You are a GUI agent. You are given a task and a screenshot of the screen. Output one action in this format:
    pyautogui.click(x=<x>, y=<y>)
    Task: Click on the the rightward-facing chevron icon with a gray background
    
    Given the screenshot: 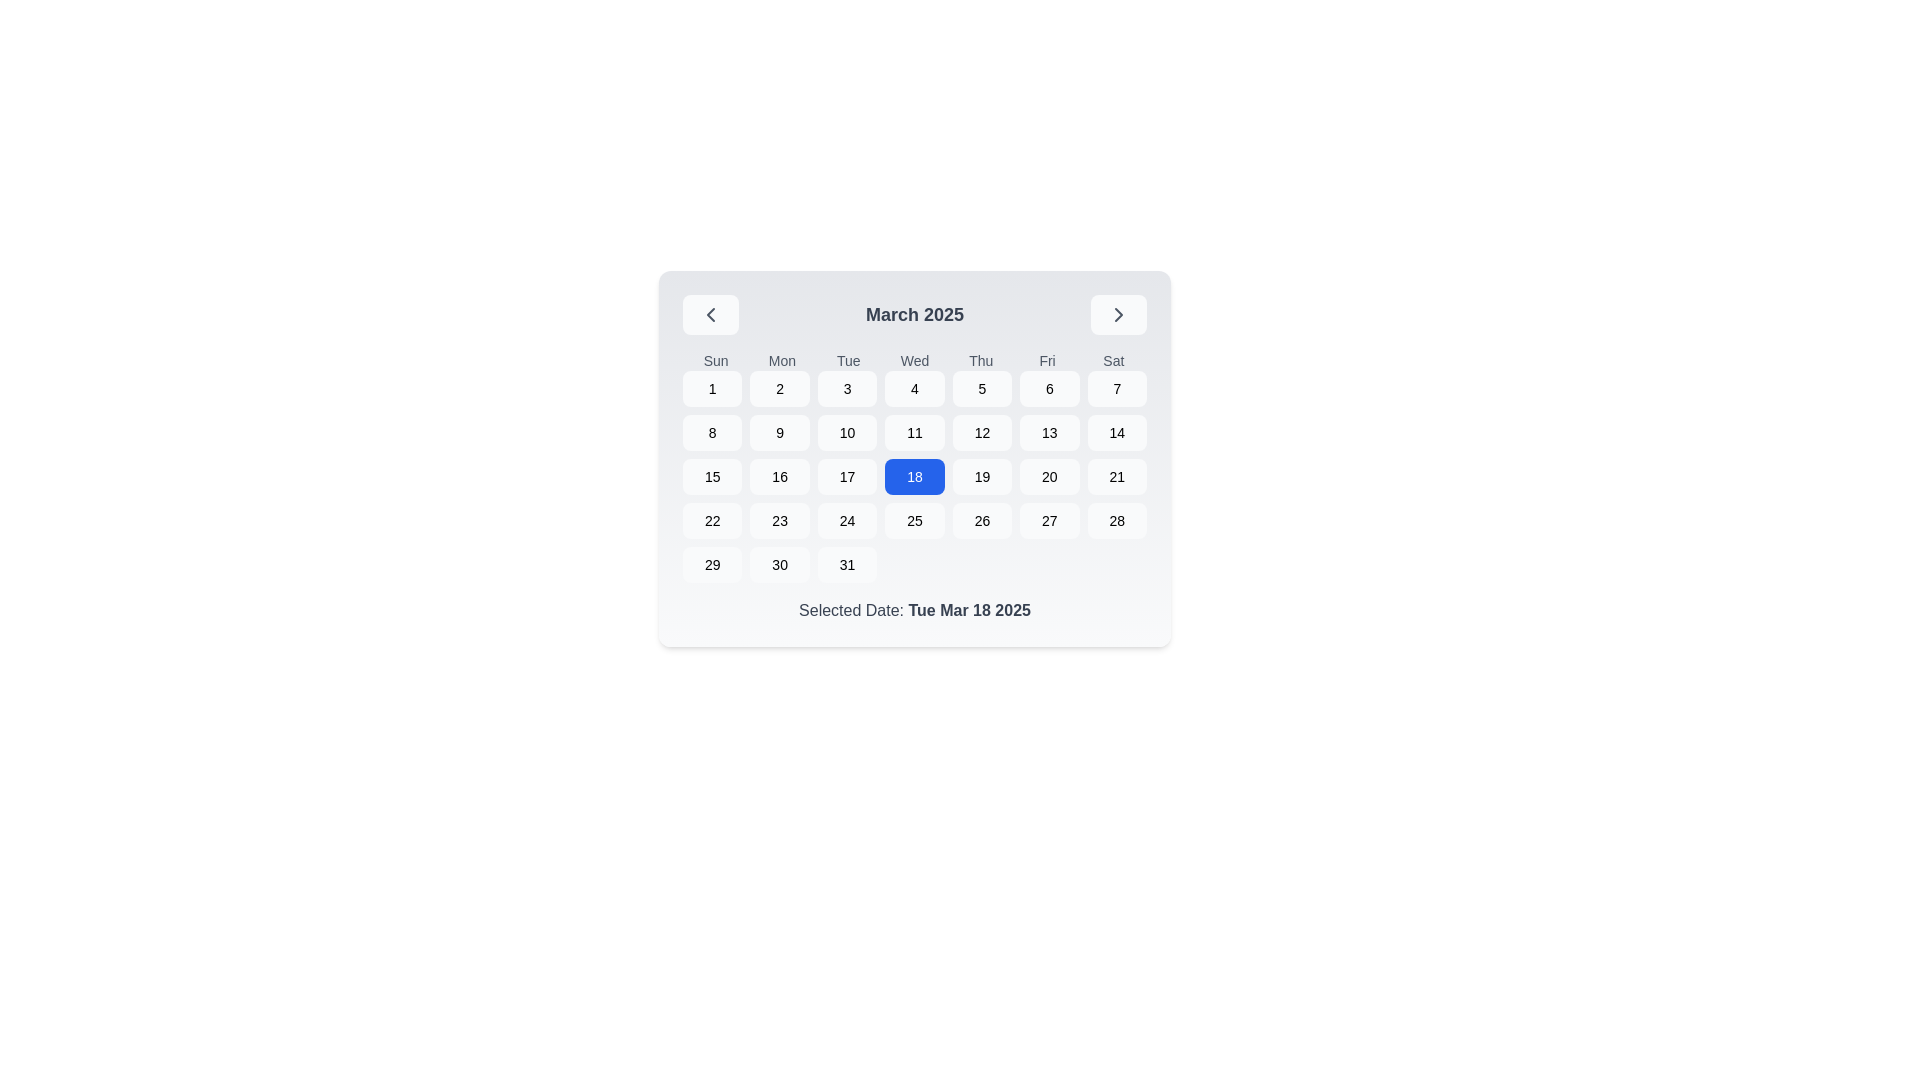 What is the action you would take?
    pyautogui.click(x=1117, y=315)
    